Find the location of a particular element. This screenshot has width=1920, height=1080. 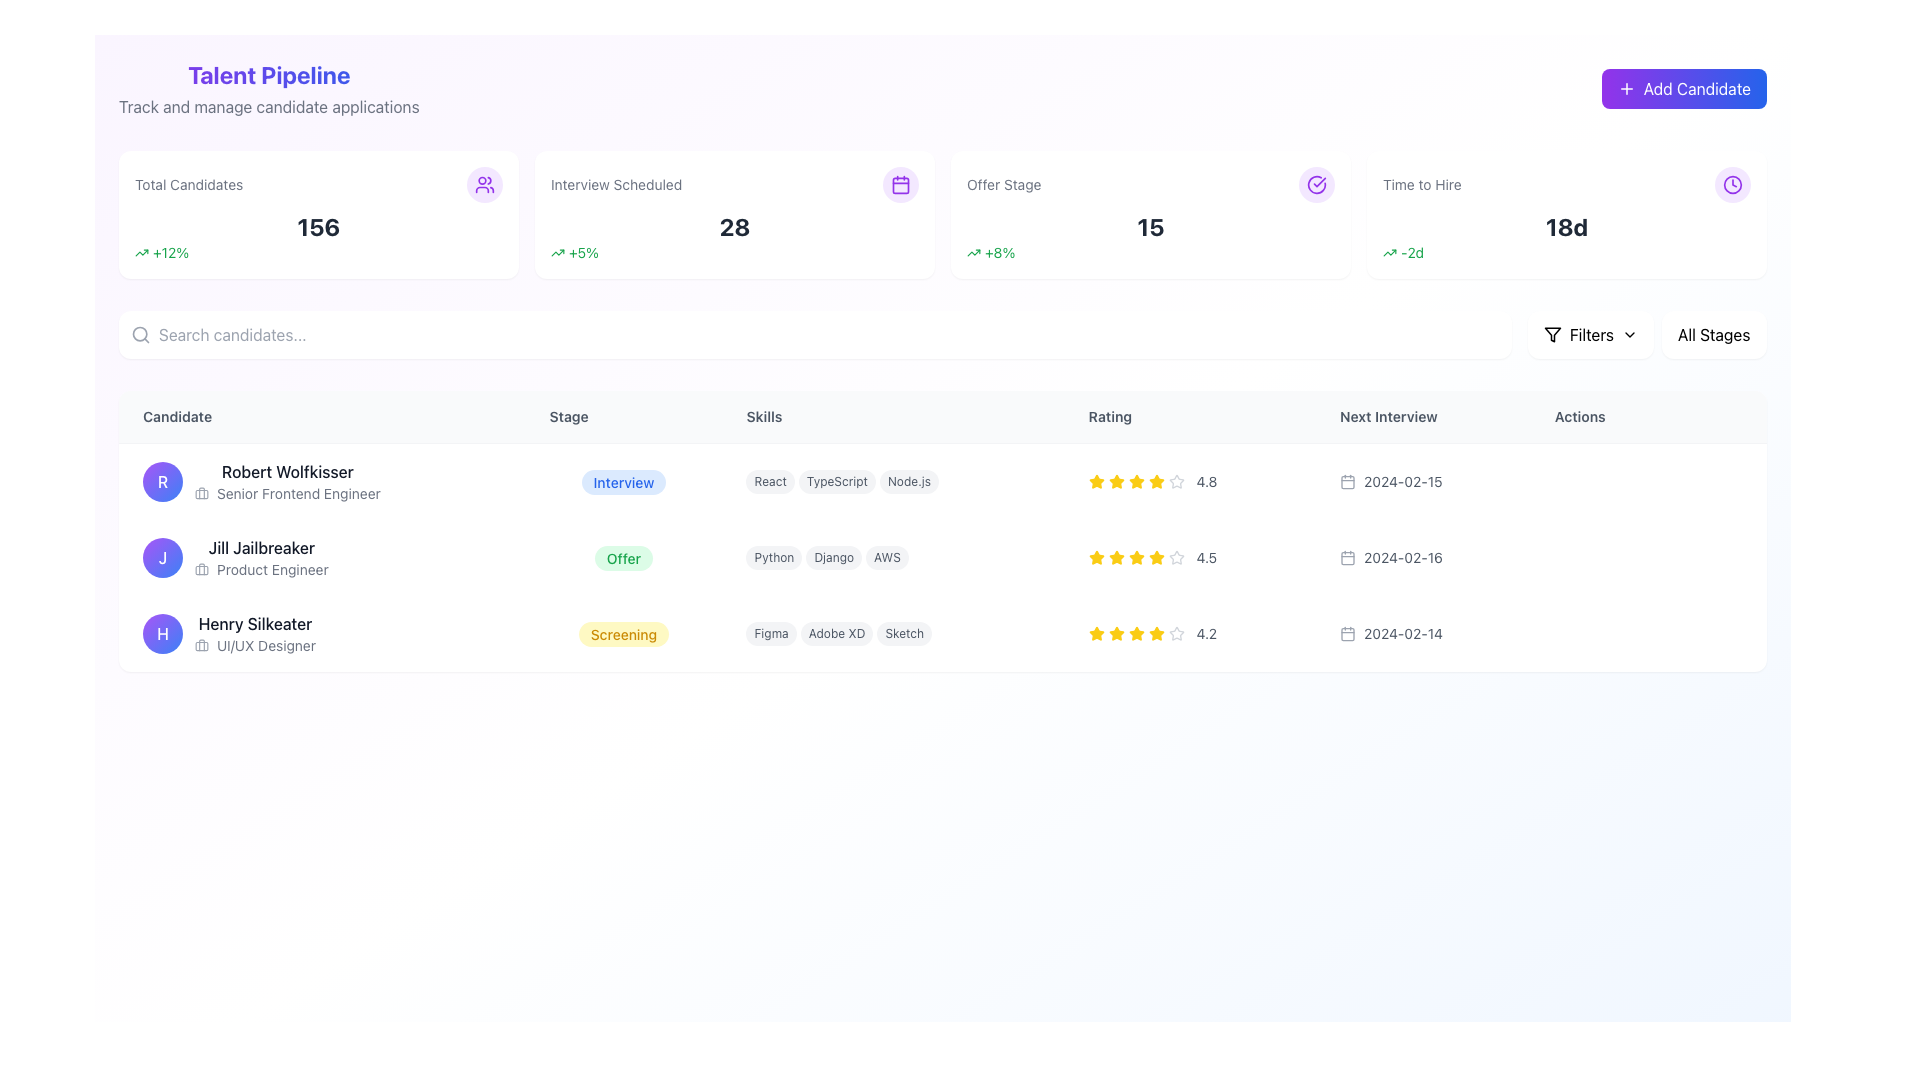

associated text next to the calendar SVG icon in the 'Next Interview' column for 'Robert Wolfkisser' is located at coordinates (1348, 482).